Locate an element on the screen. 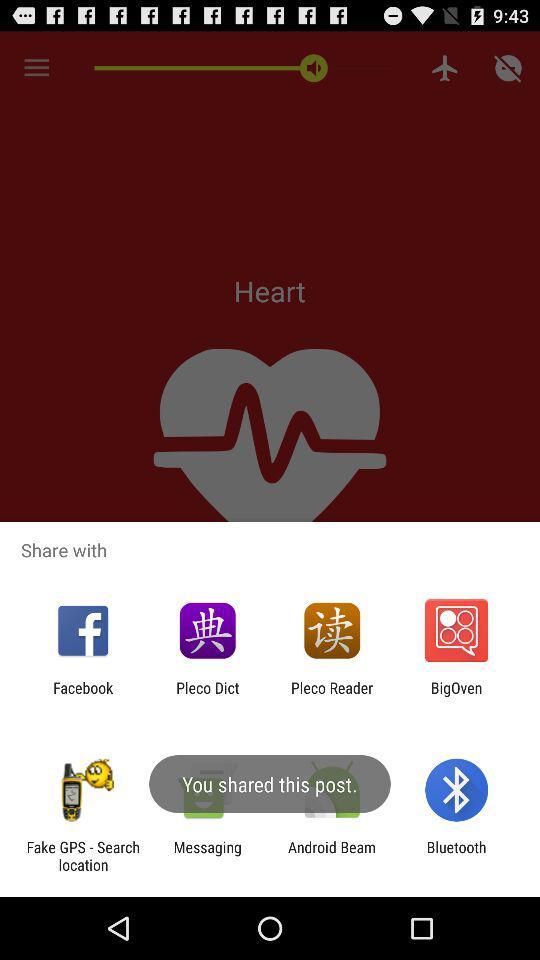 This screenshot has width=540, height=960. item next to the android beam icon is located at coordinates (456, 855).